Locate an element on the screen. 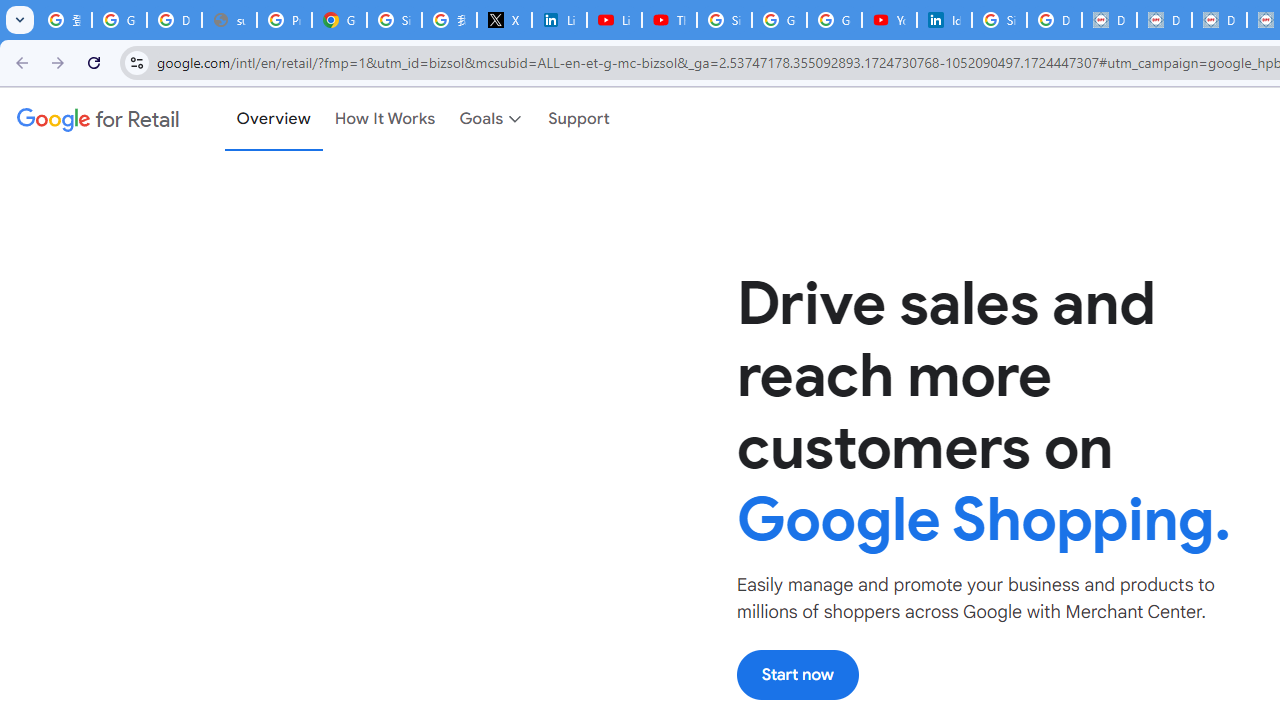 This screenshot has width=1280, height=720. 'Google for Retail' is located at coordinates (97, 119).